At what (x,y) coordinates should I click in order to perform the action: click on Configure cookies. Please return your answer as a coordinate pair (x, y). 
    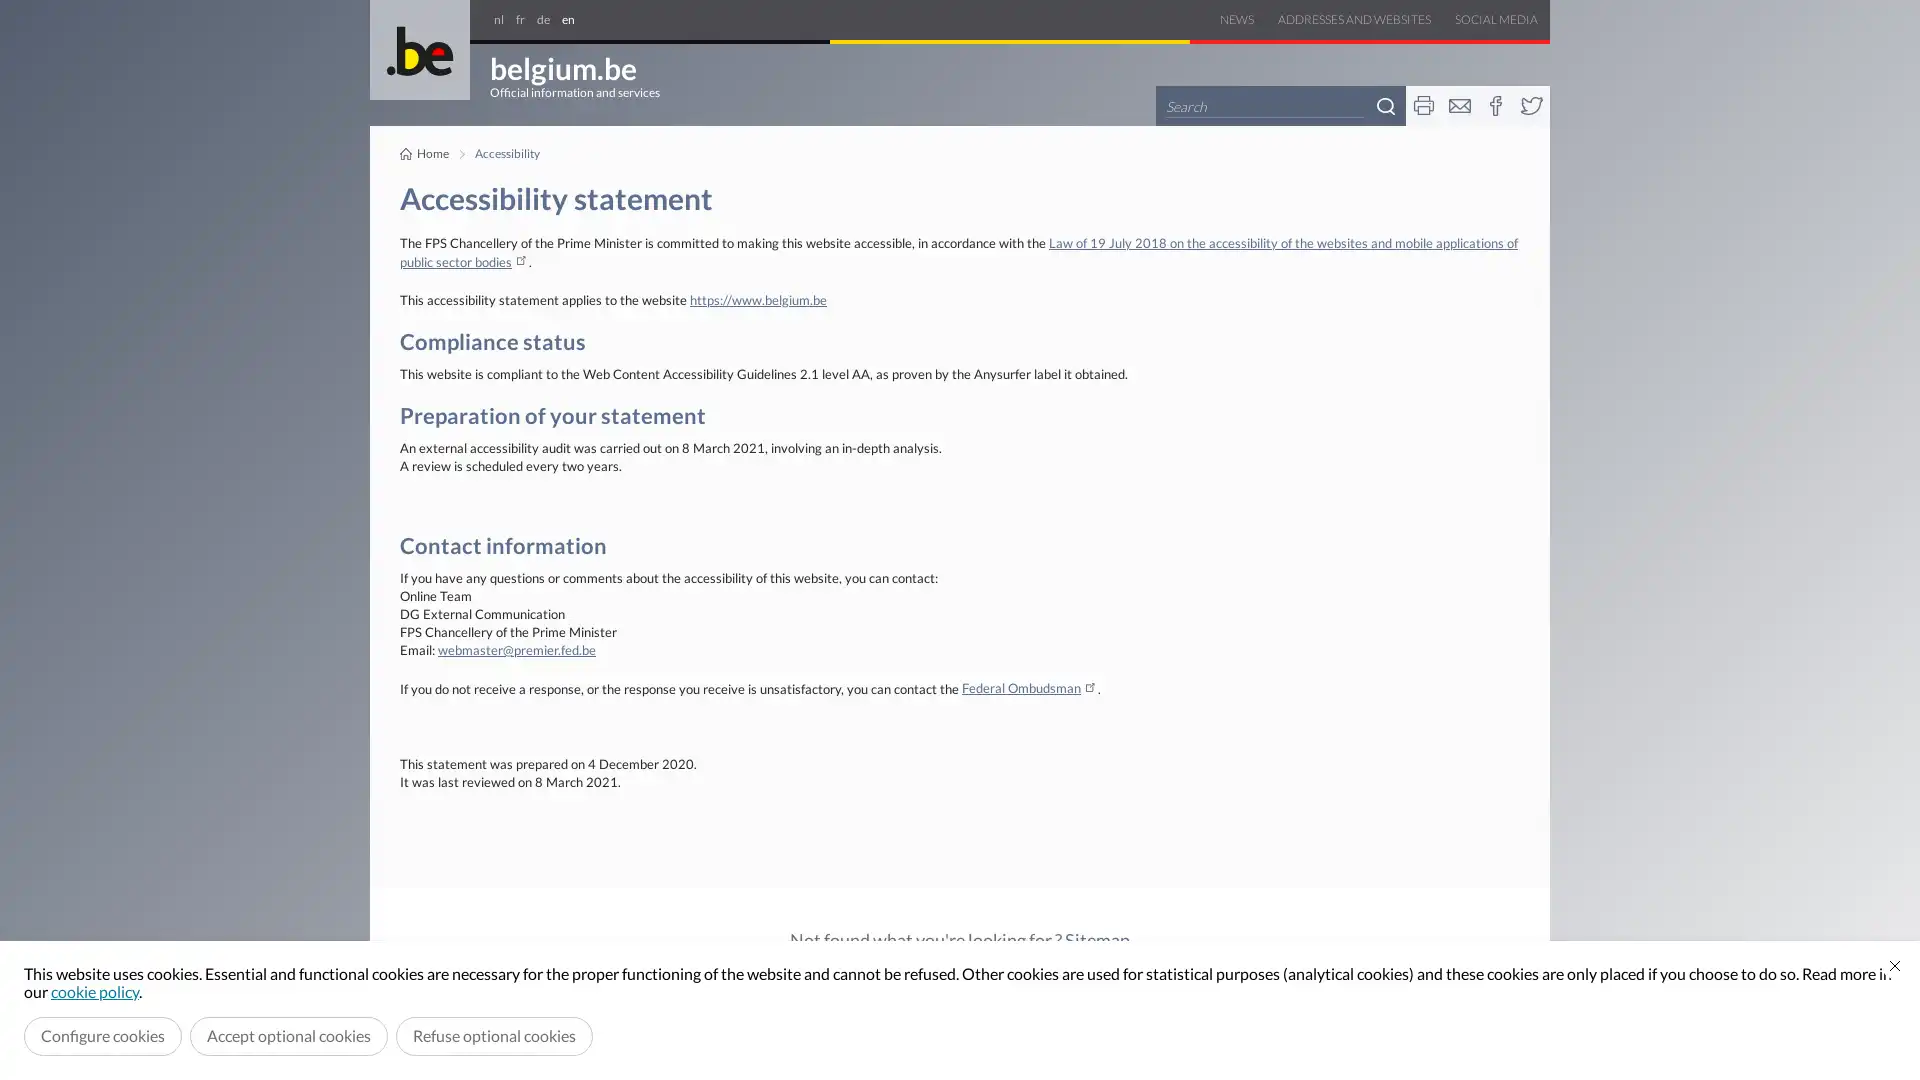
    Looking at the image, I should click on (101, 1035).